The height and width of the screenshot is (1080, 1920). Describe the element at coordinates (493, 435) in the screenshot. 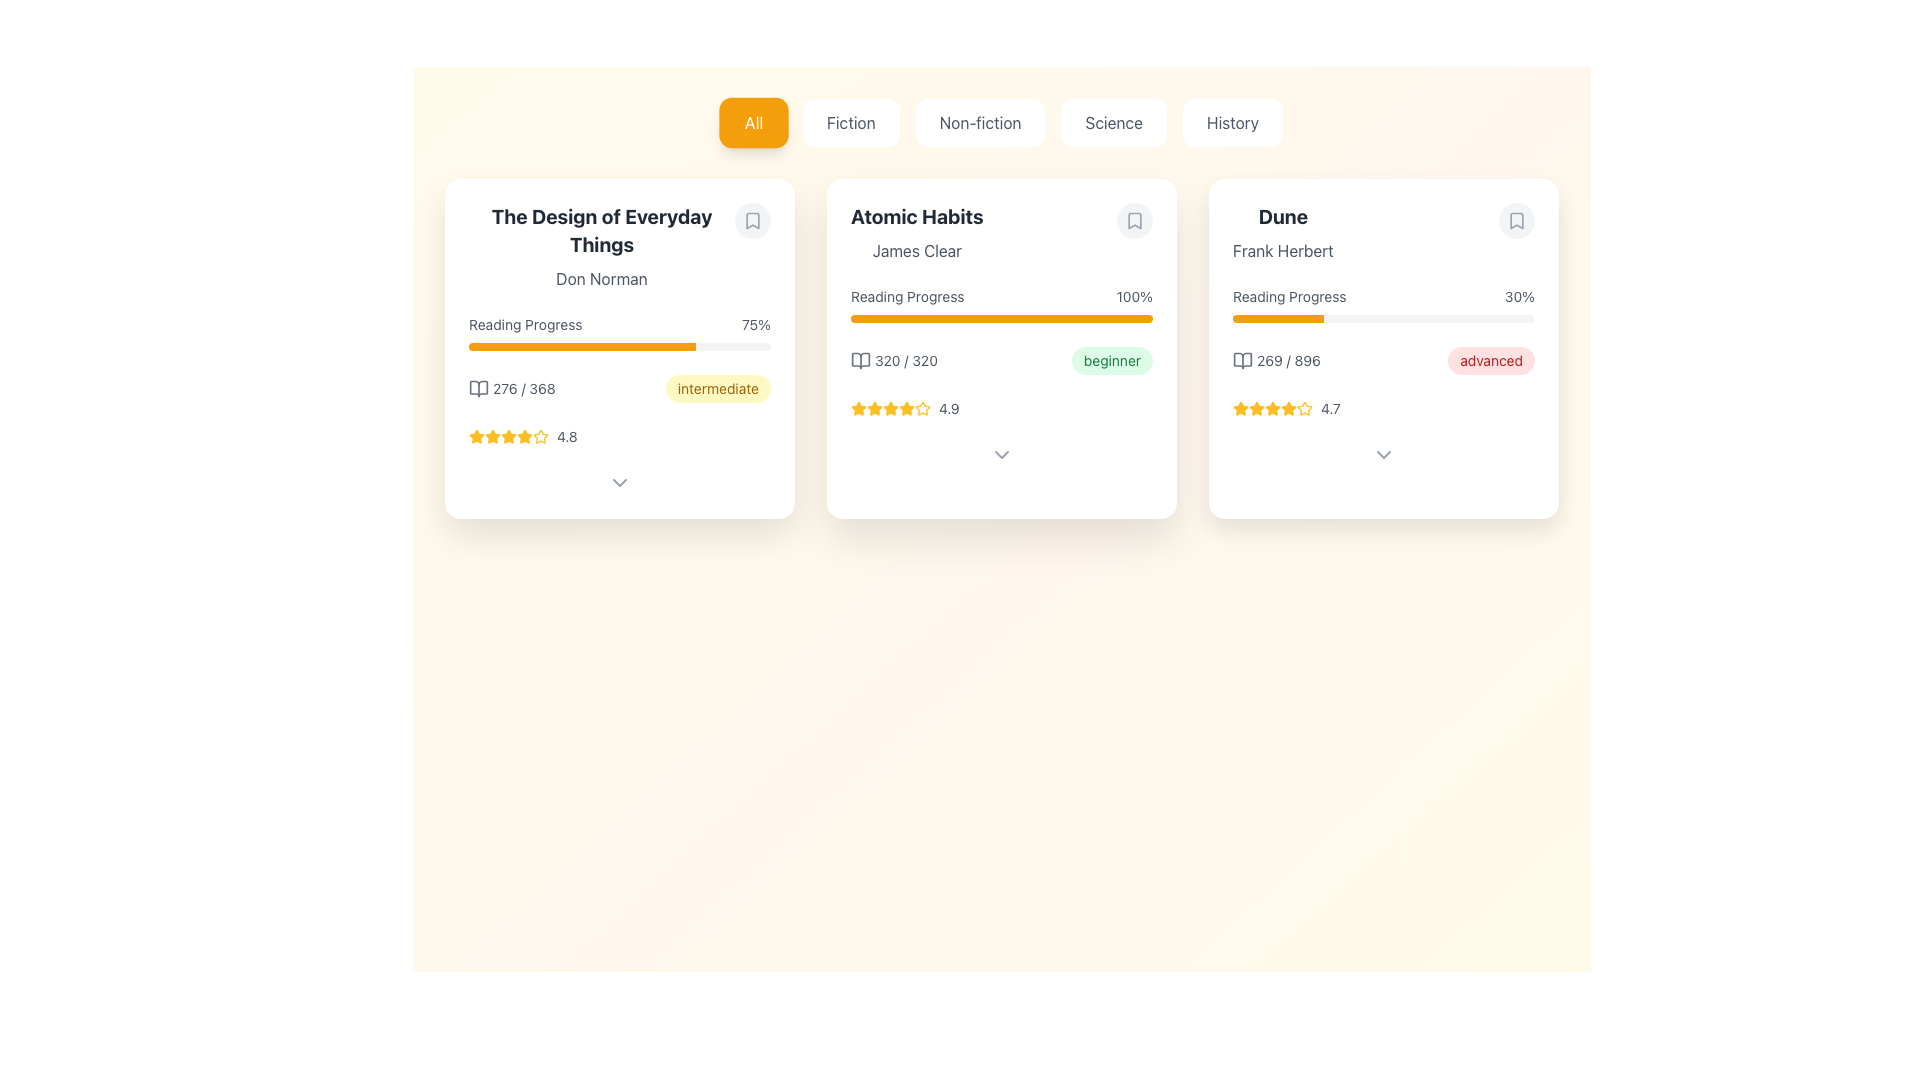

I see `the second star icon in the rating system for 'The Design of Everyday Things' located under the book's title, next to the rating value of 4.8` at that location.